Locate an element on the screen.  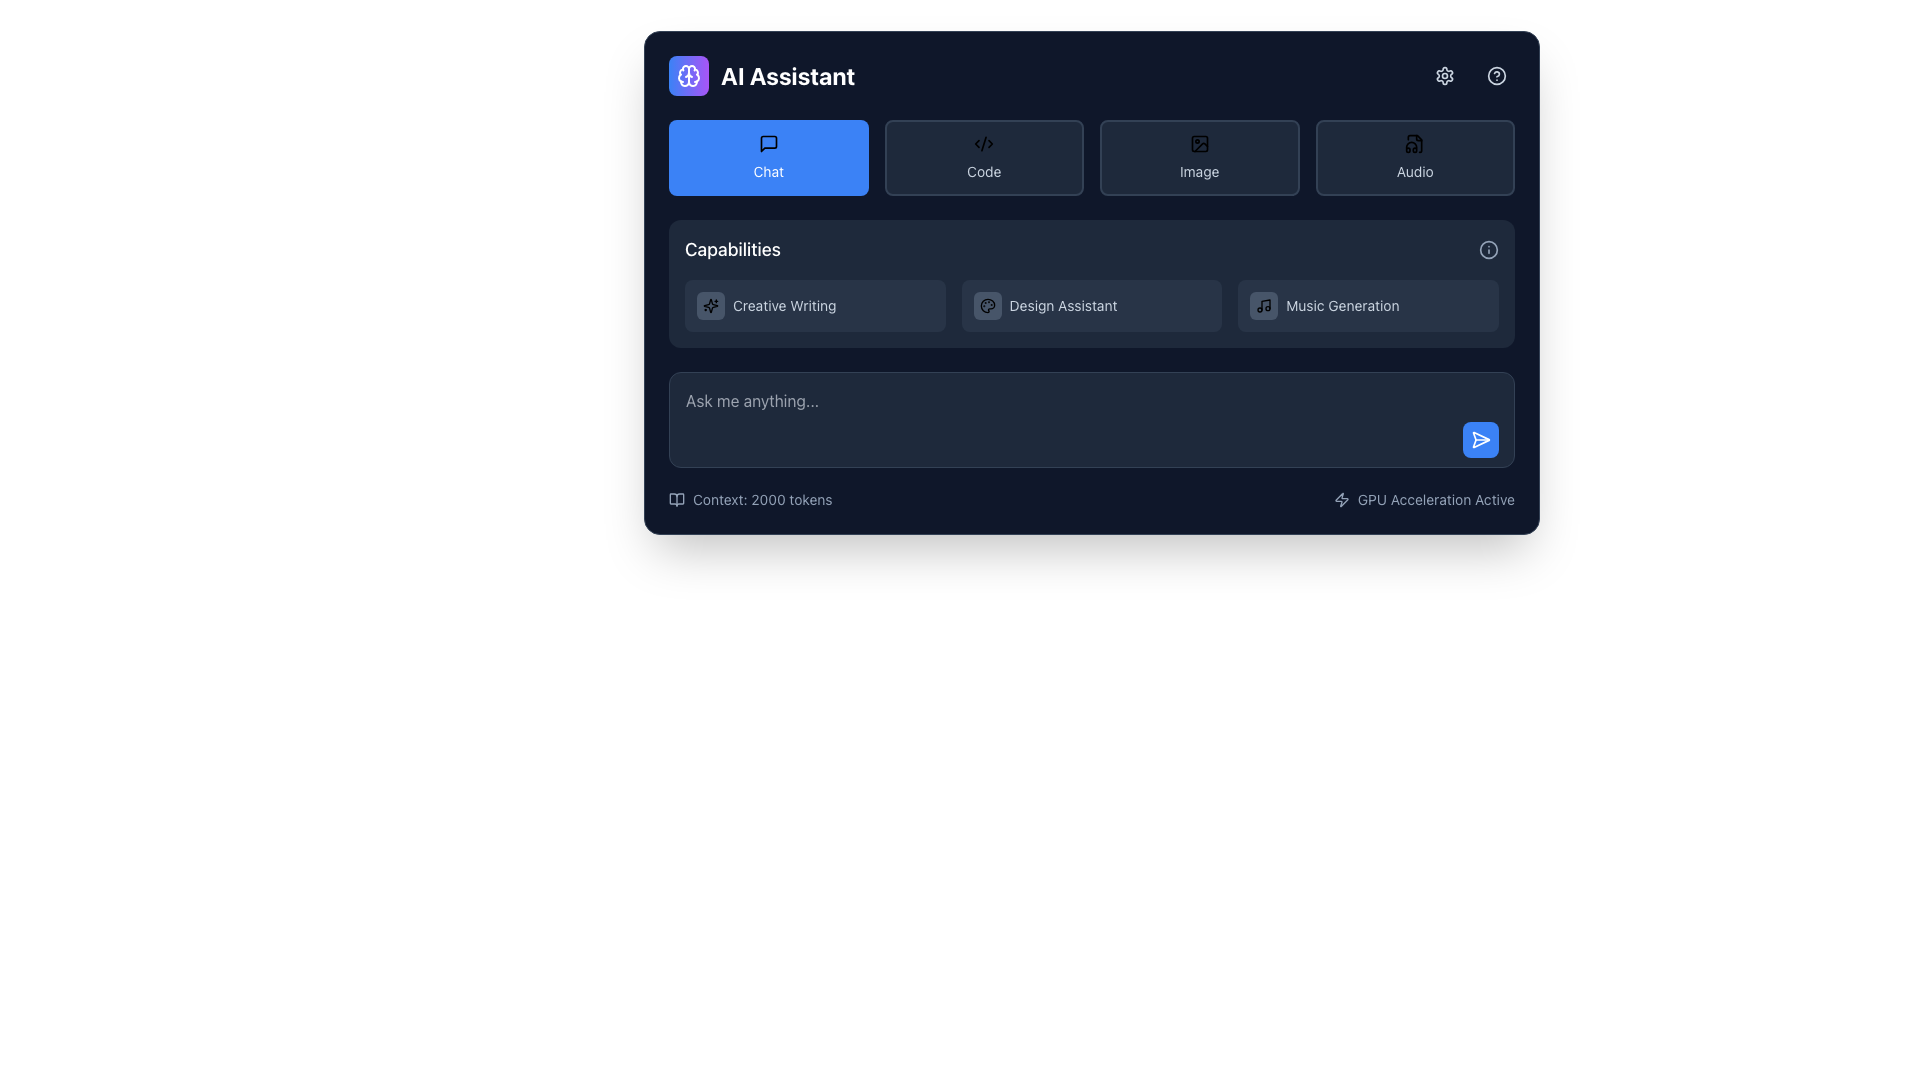
the audio-related features button, which is the fourth option in the grid located in the top-right section of the interface is located at coordinates (1414, 157).